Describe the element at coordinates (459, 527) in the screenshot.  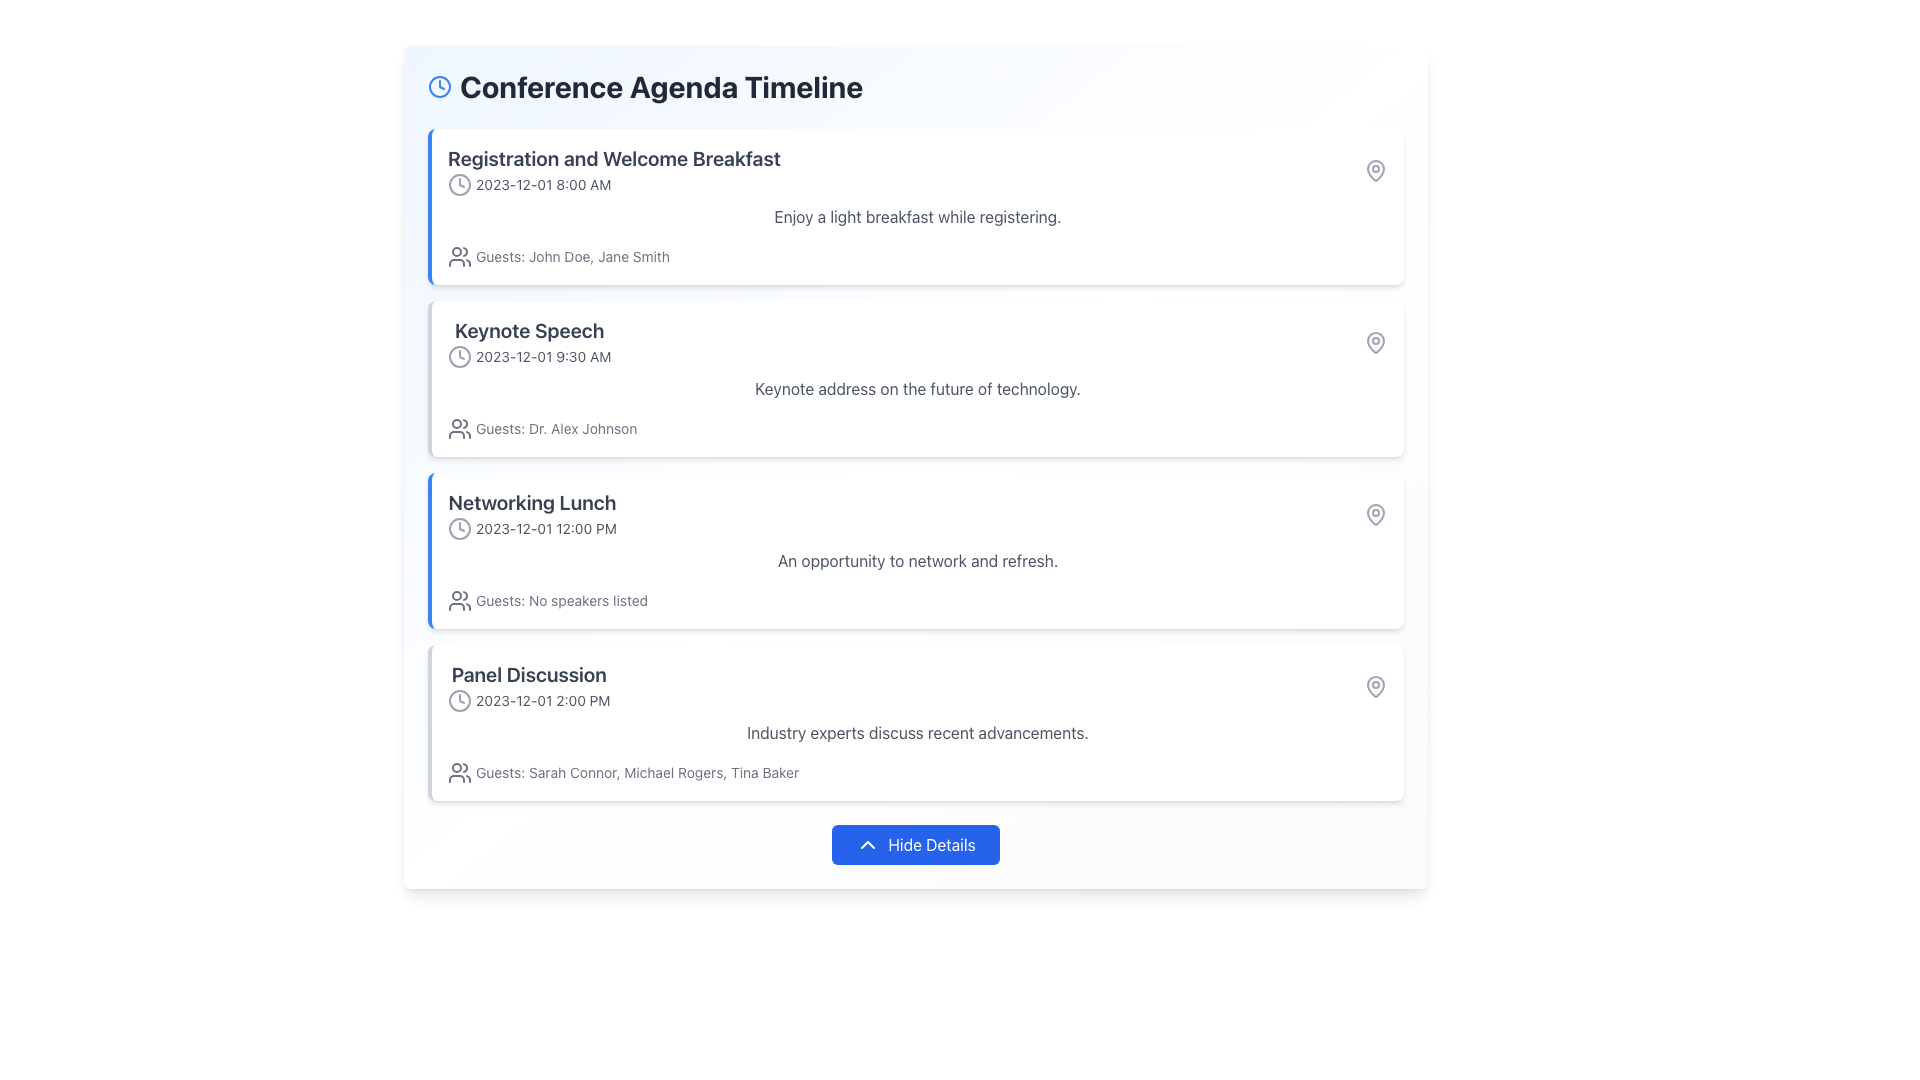
I see `the circular component within the clock icon adjacent to the text 'Networking Lunch'` at that location.